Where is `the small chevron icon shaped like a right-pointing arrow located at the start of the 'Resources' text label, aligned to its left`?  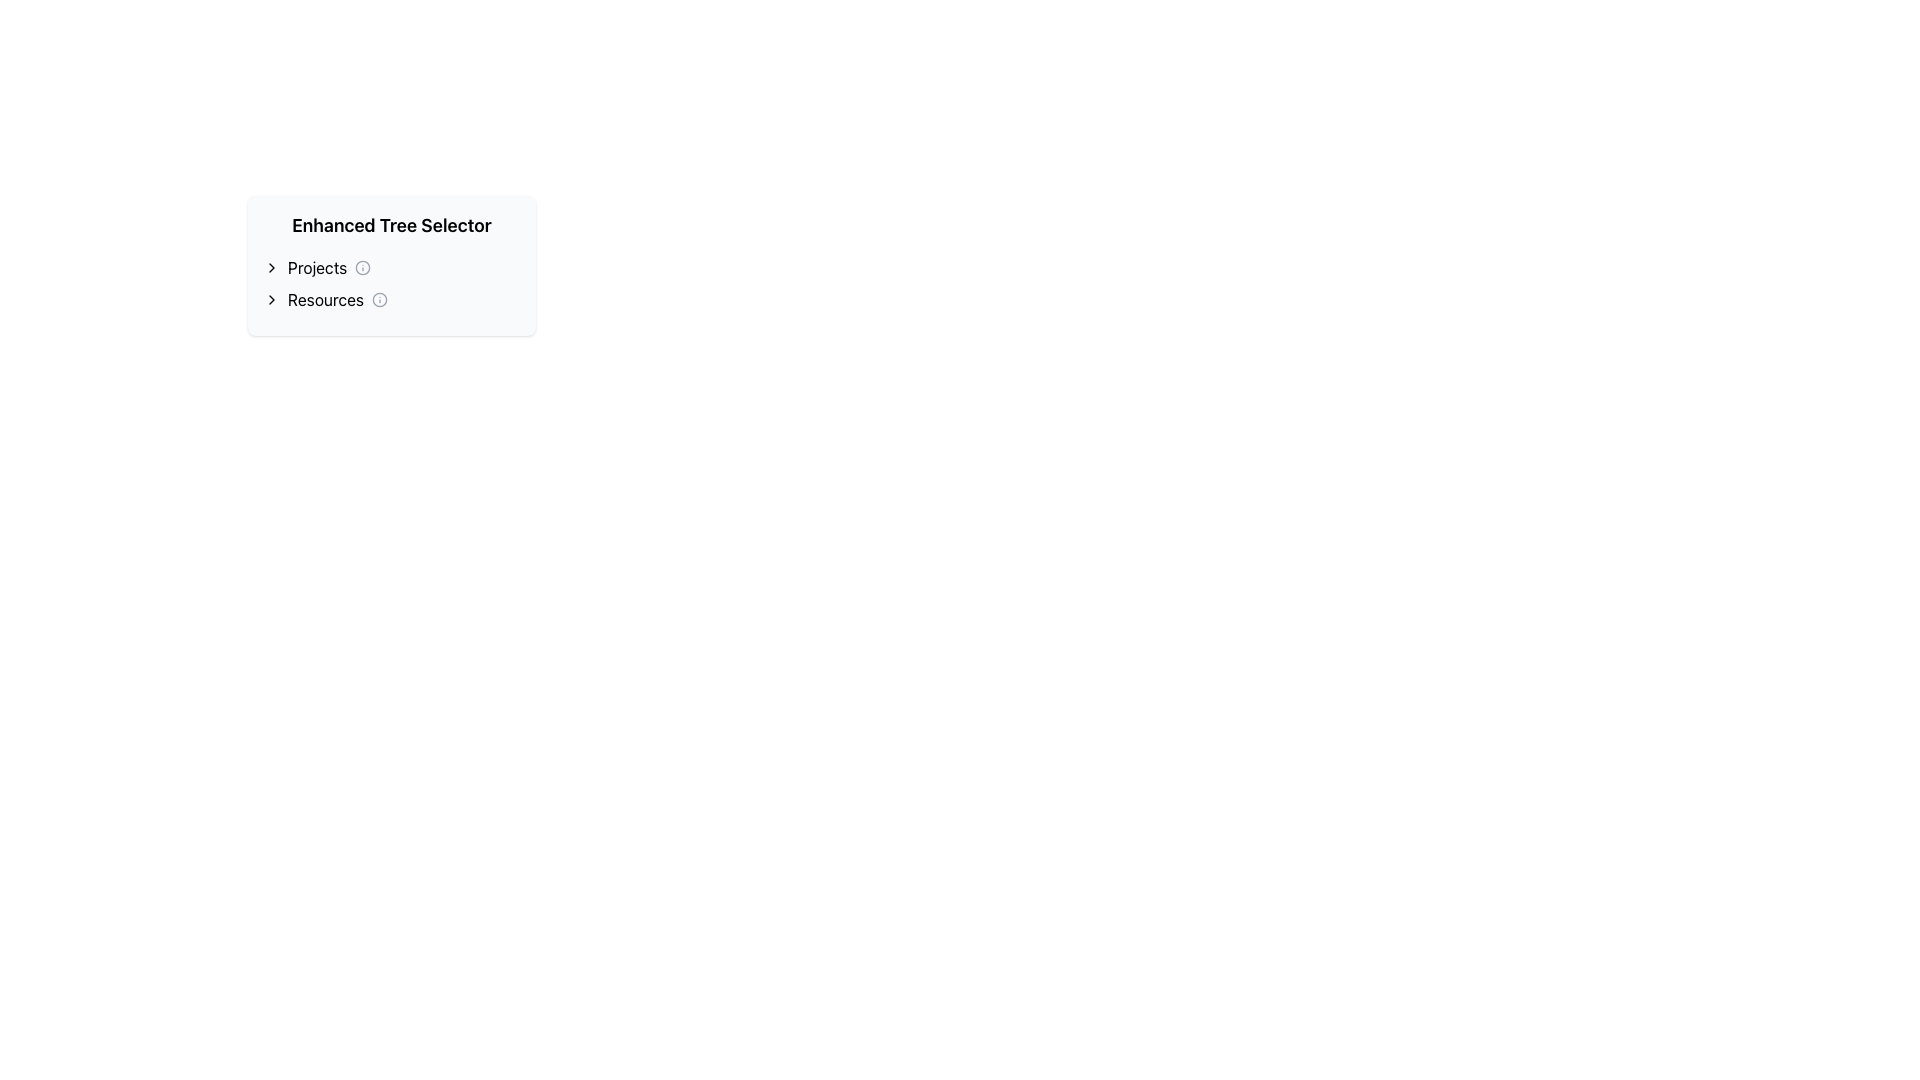
the small chevron icon shaped like a right-pointing arrow located at the start of the 'Resources' text label, aligned to its left is located at coordinates (271, 300).